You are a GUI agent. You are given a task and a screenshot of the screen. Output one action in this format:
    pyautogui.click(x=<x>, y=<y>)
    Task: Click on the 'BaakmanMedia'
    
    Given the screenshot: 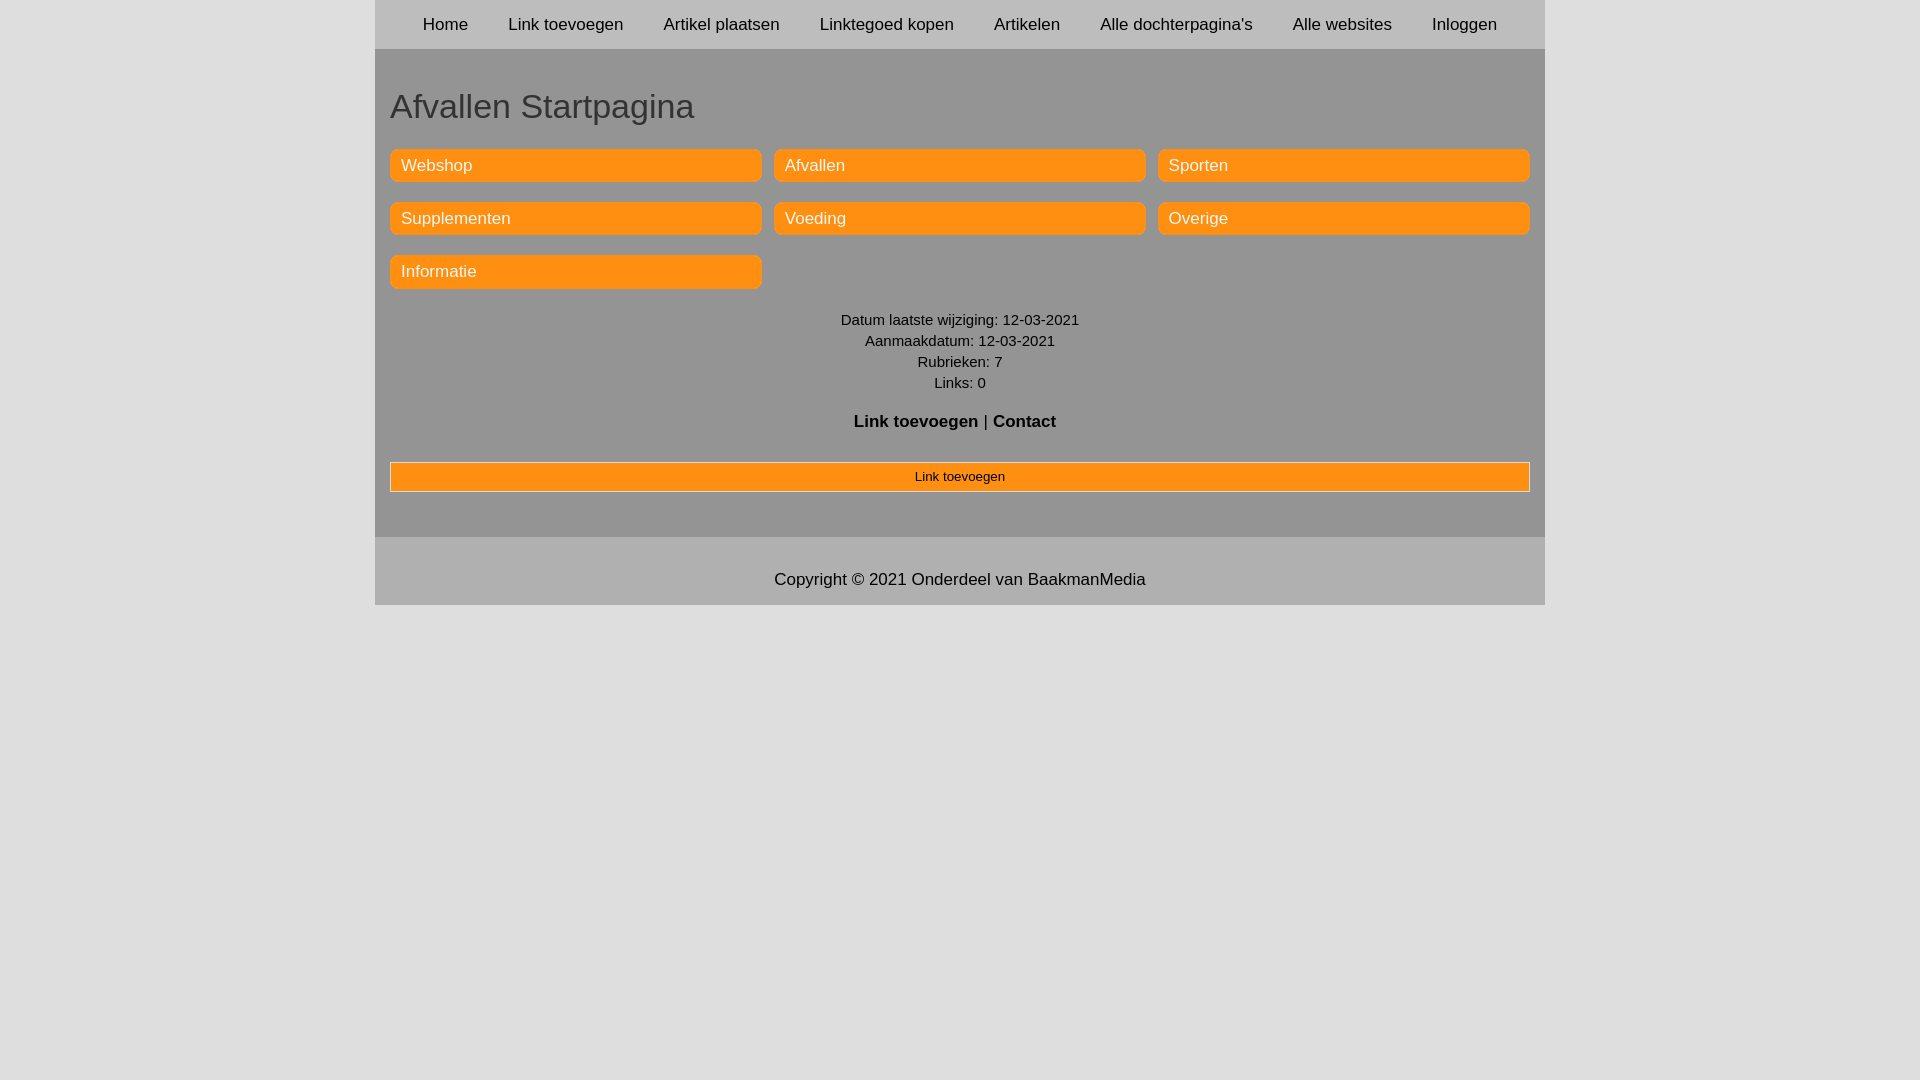 What is the action you would take?
    pyautogui.click(x=1085, y=579)
    